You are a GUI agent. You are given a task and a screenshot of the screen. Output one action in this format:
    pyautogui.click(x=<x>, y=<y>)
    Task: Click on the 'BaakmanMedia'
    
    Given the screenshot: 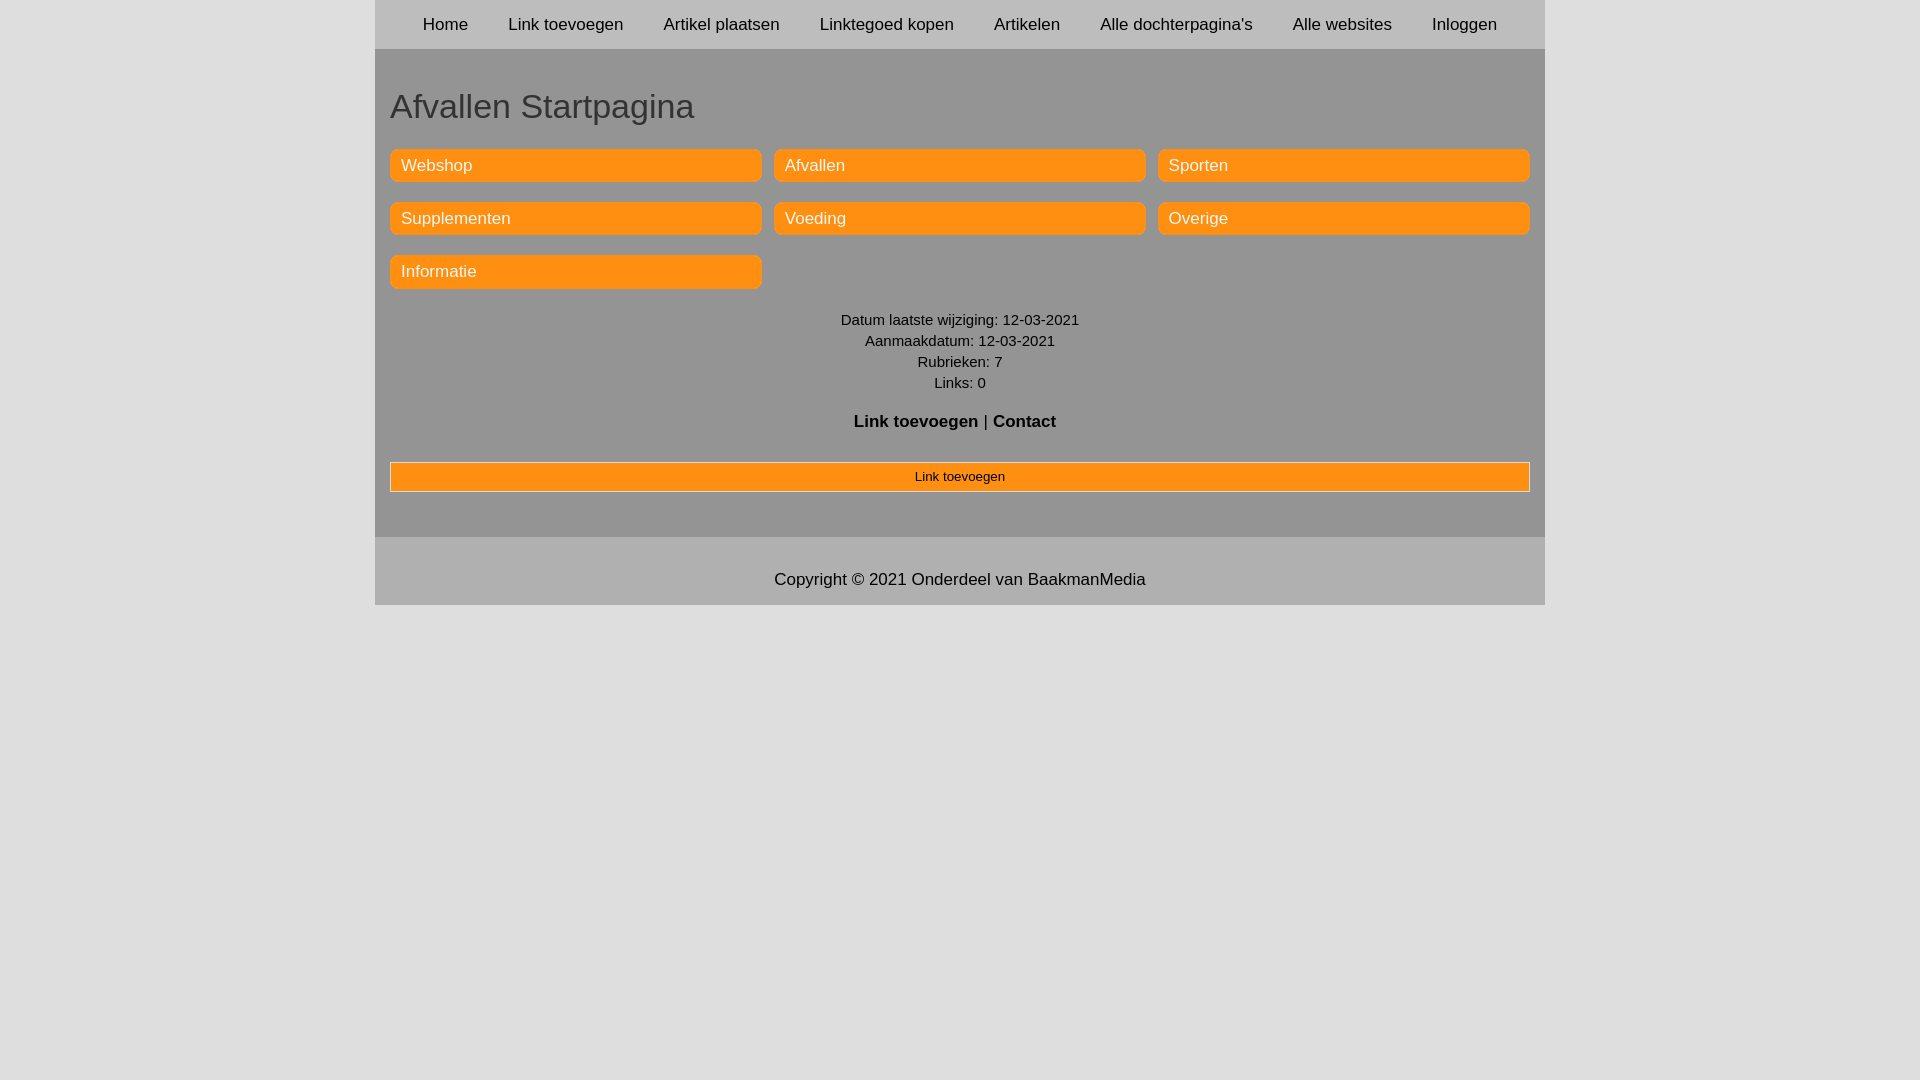 What is the action you would take?
    pyautogui.click(x=1085, y=579)
    